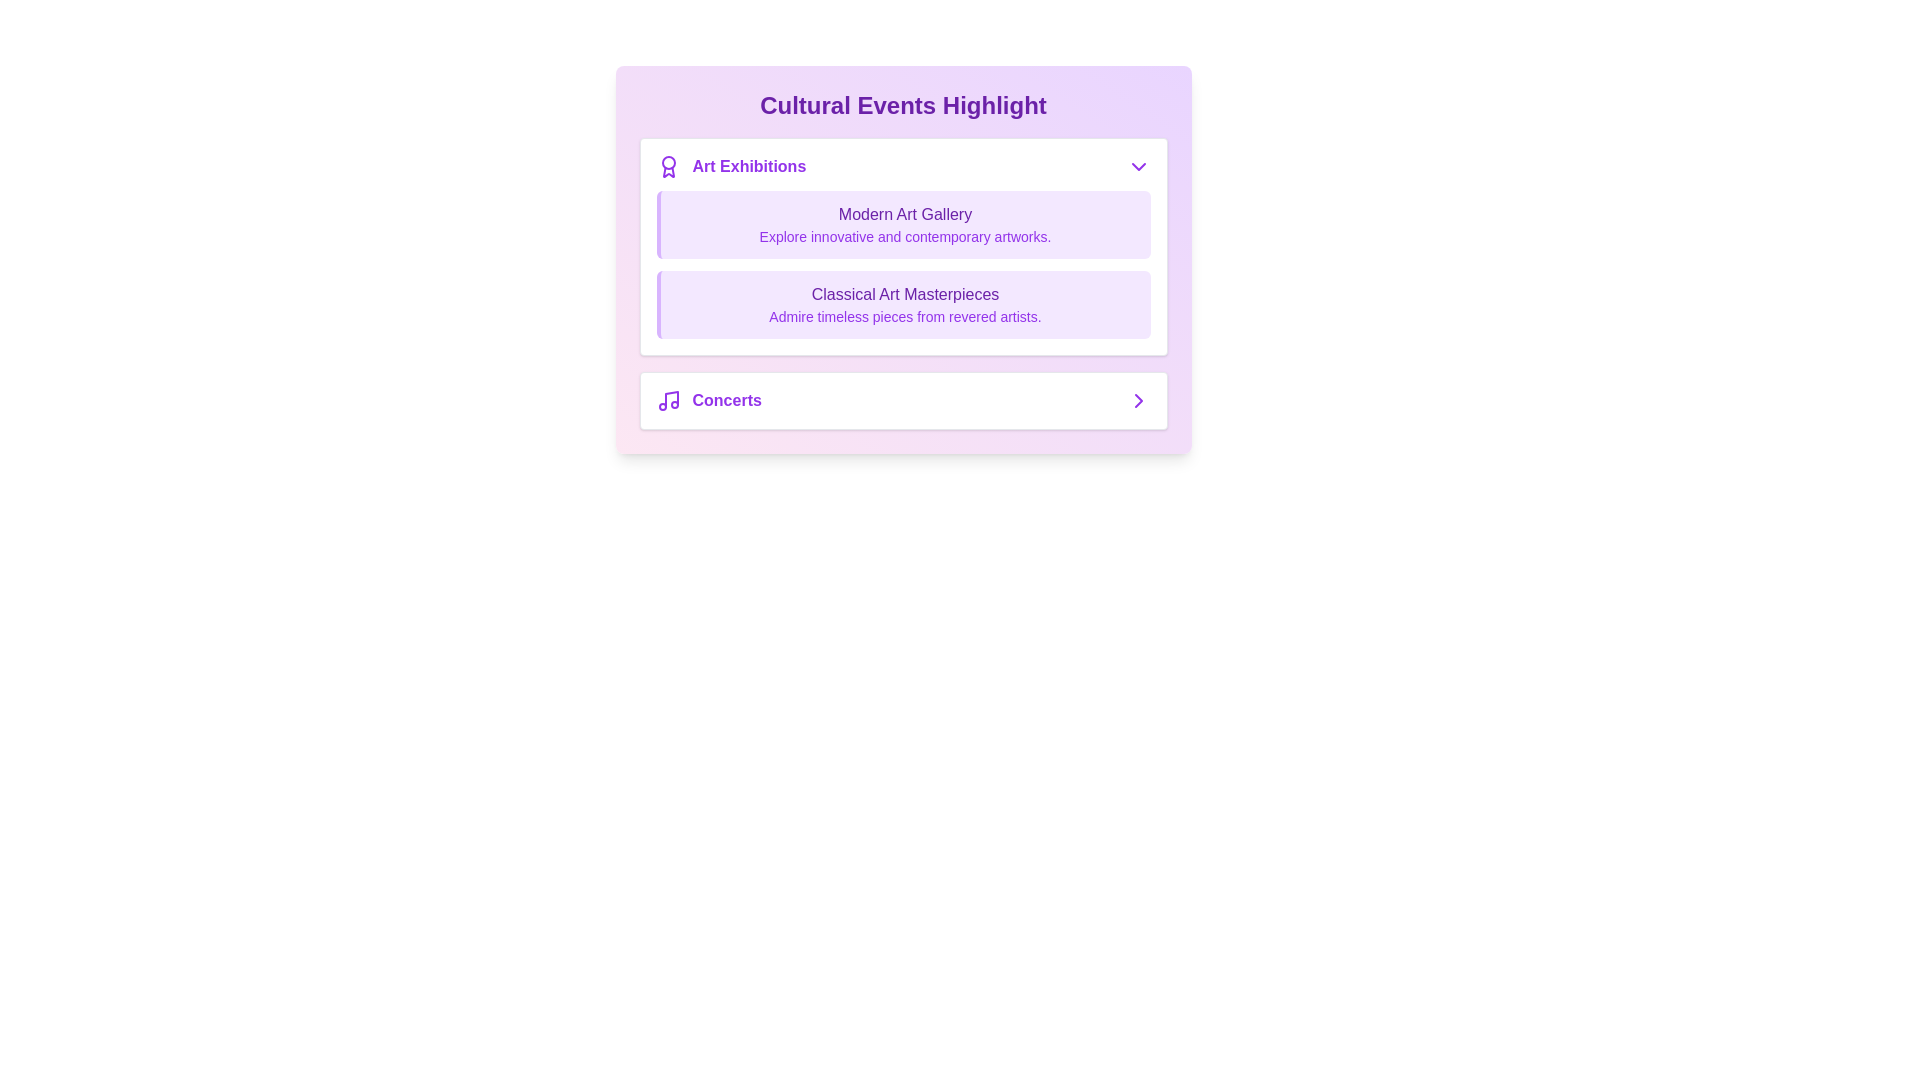 This screenshot has height=1080, width=1920. What do you see at coordinates (902, 224) in the screenshot?
I see `the event item titled Modern Art Gallery to view its details` at bounding box center [902, 224].